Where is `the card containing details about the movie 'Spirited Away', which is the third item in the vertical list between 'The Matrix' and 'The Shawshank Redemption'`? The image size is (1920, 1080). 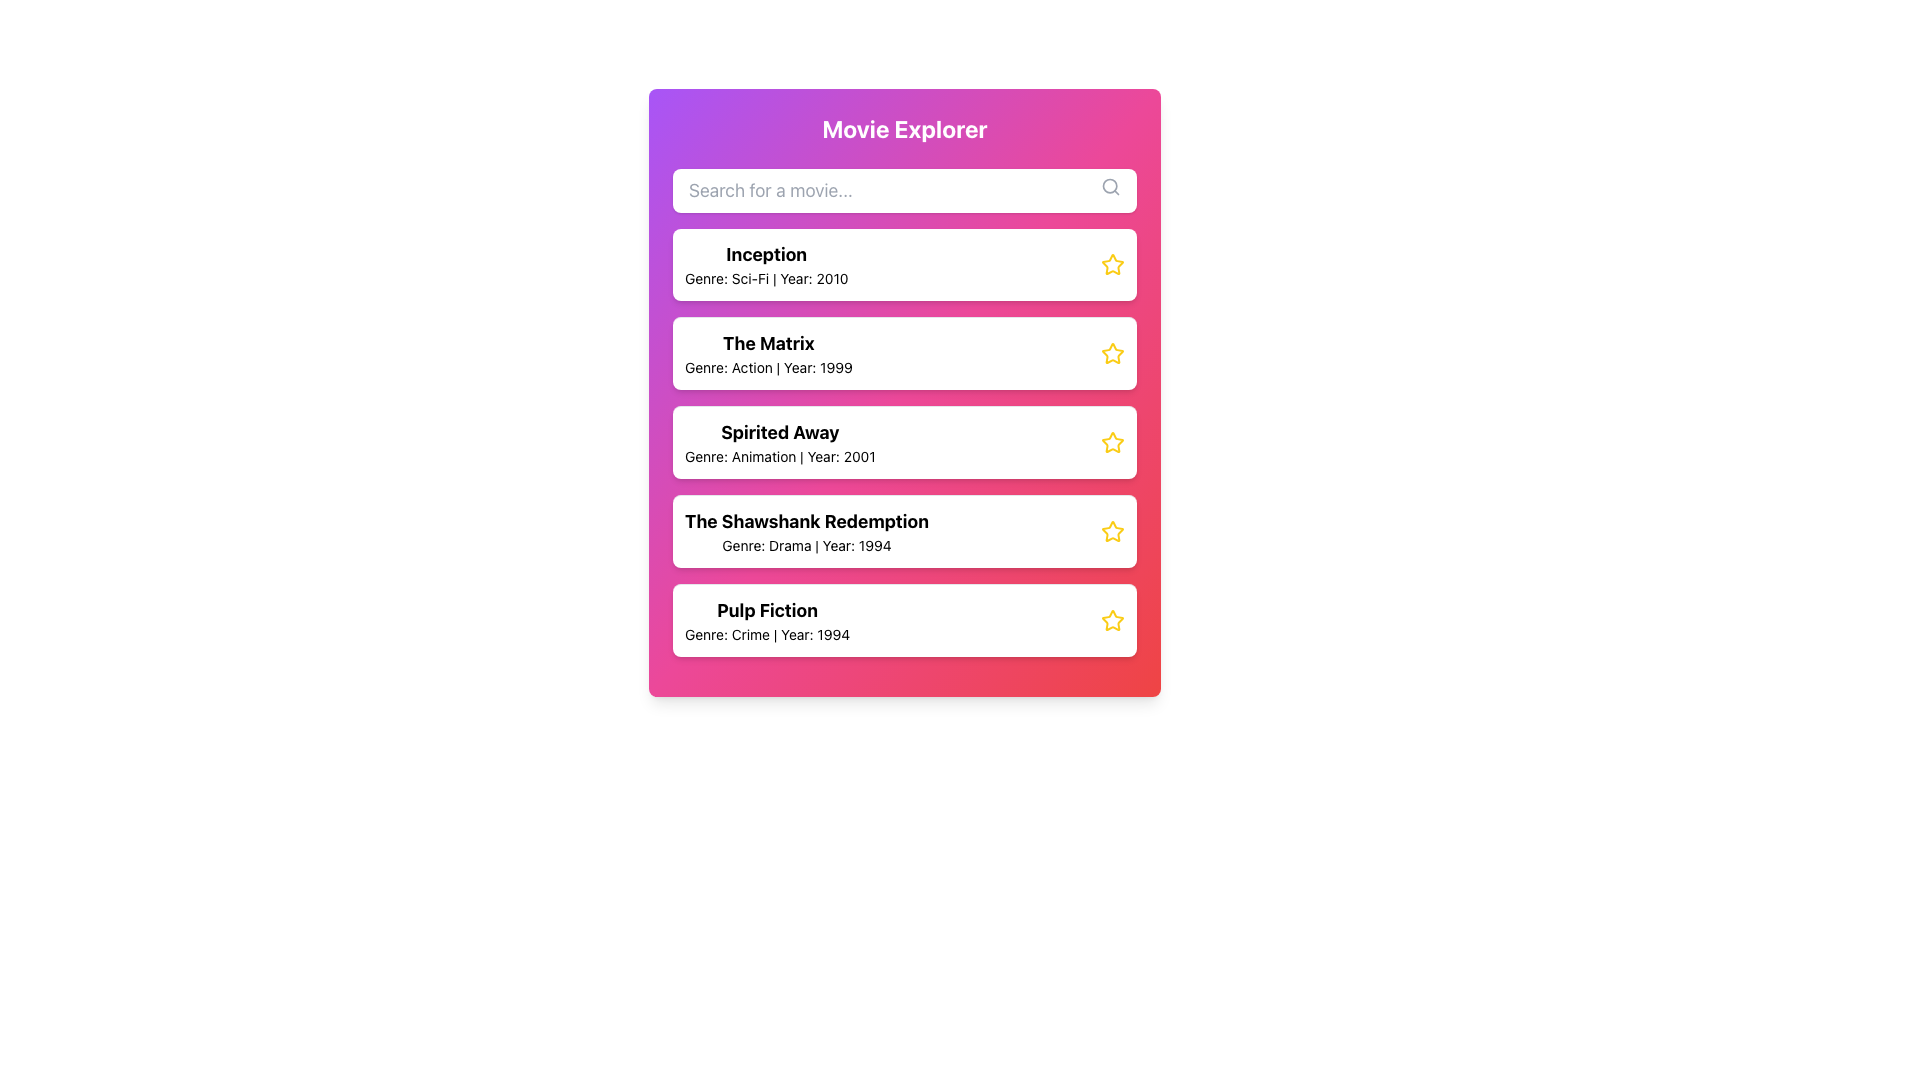 the card containing details about the movie 'Spirited Away', which is the third item in the vertical list between 'The Matrix' and 'The Shawshank Redemption' is located at coordinates (904, 441).